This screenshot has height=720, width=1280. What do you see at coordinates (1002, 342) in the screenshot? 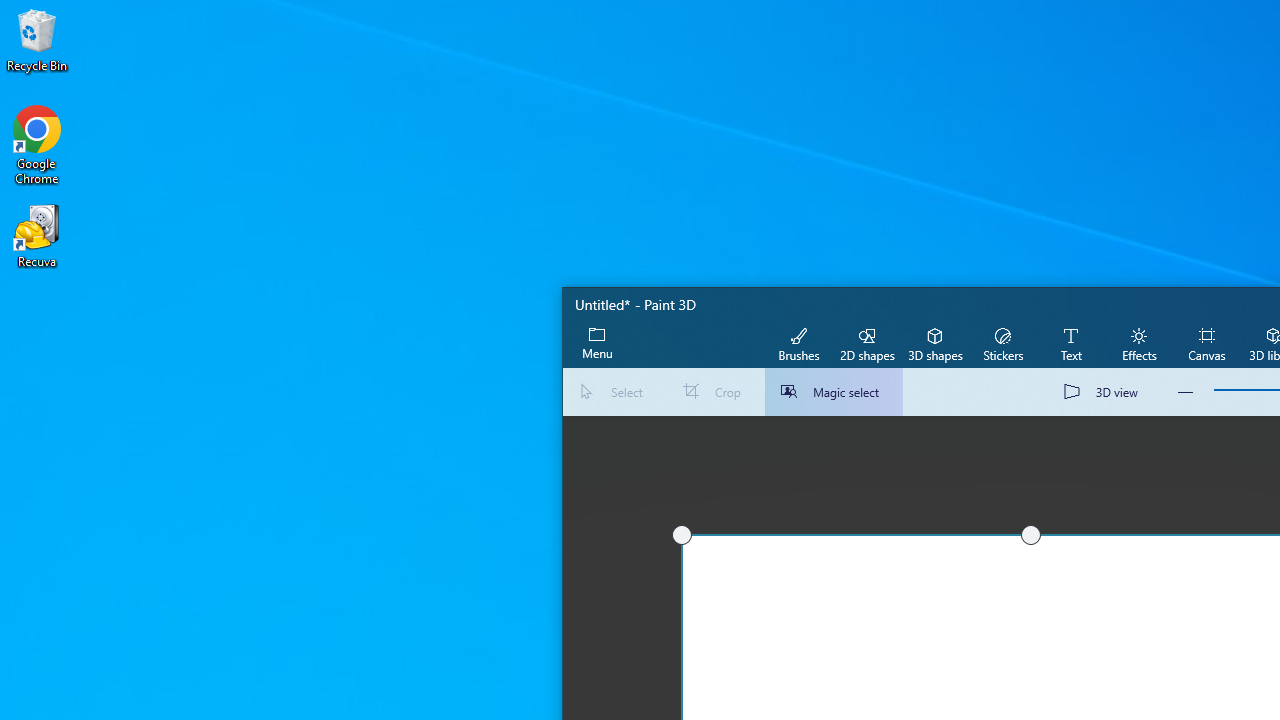
I see `'Stickers'` at bounding box center [1002, 342].